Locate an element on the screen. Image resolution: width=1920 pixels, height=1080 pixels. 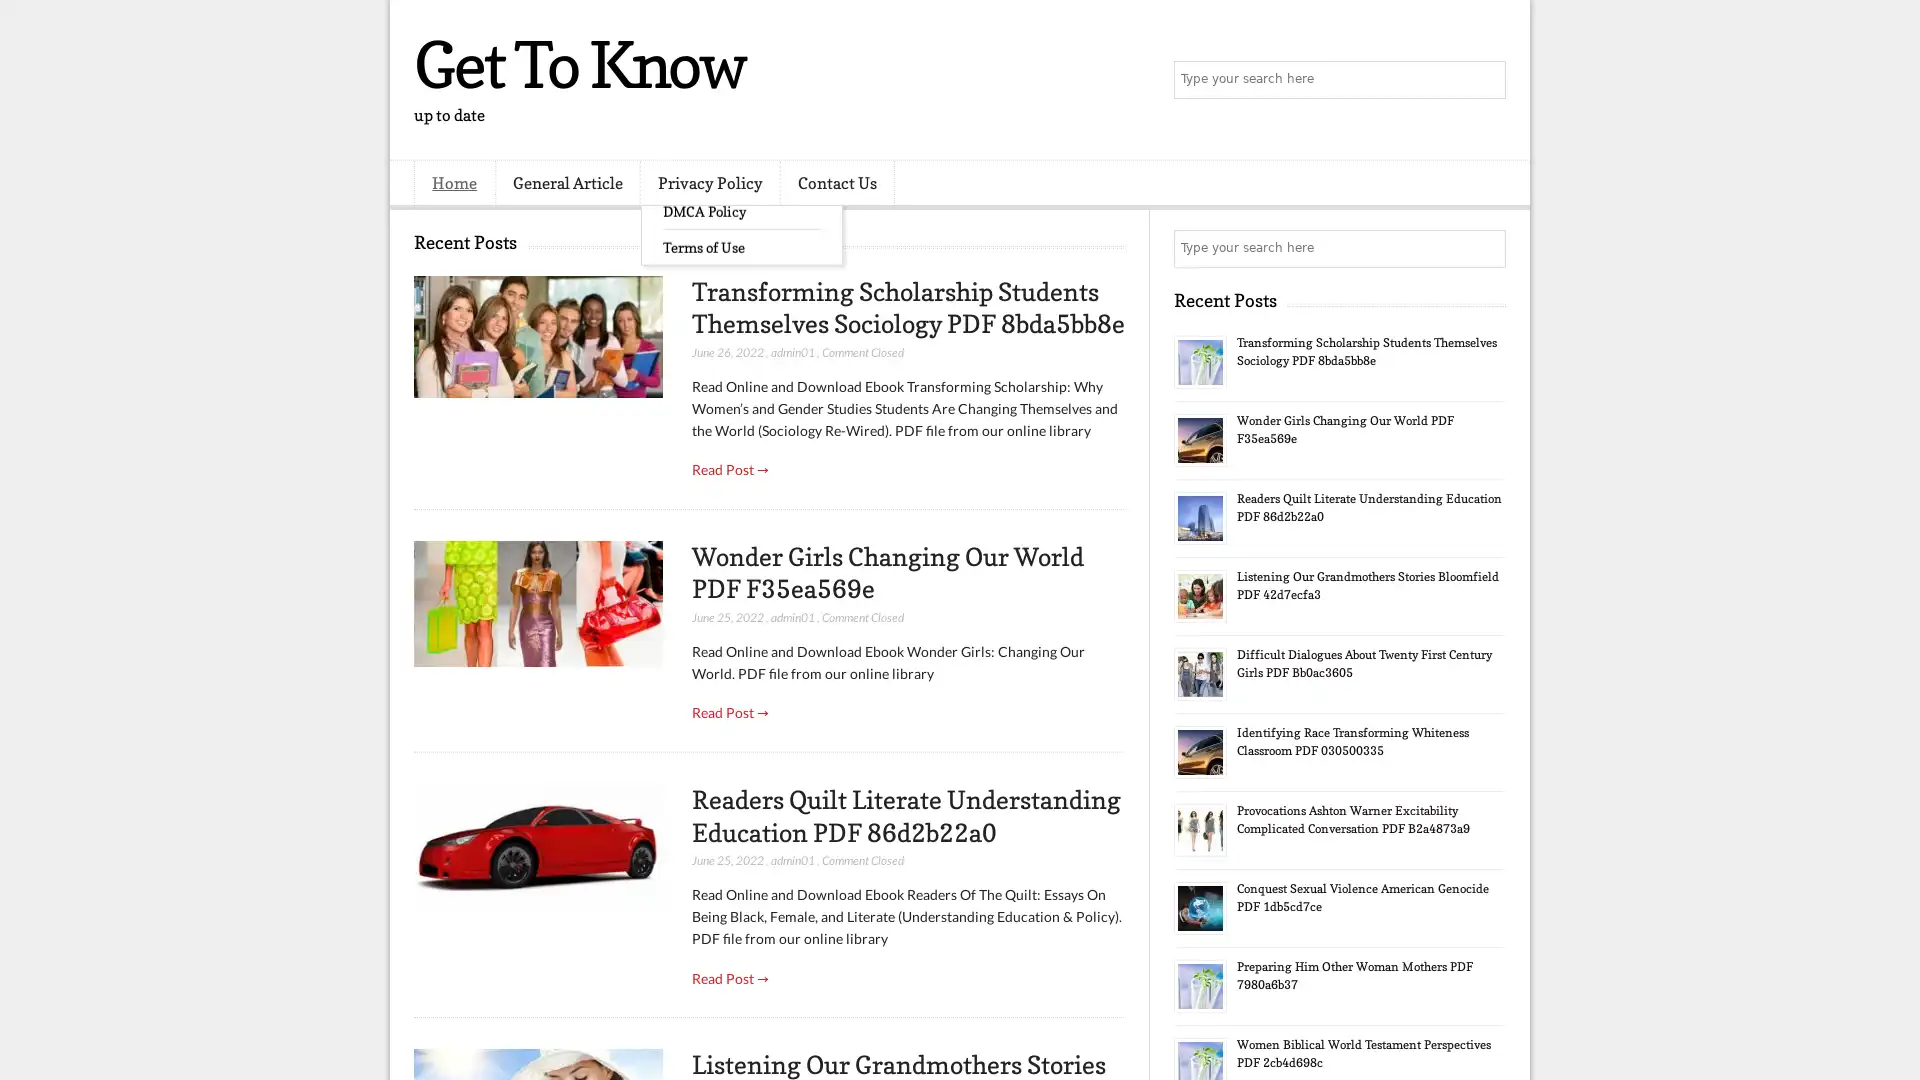
Search is located at coordinates (1485, 248).